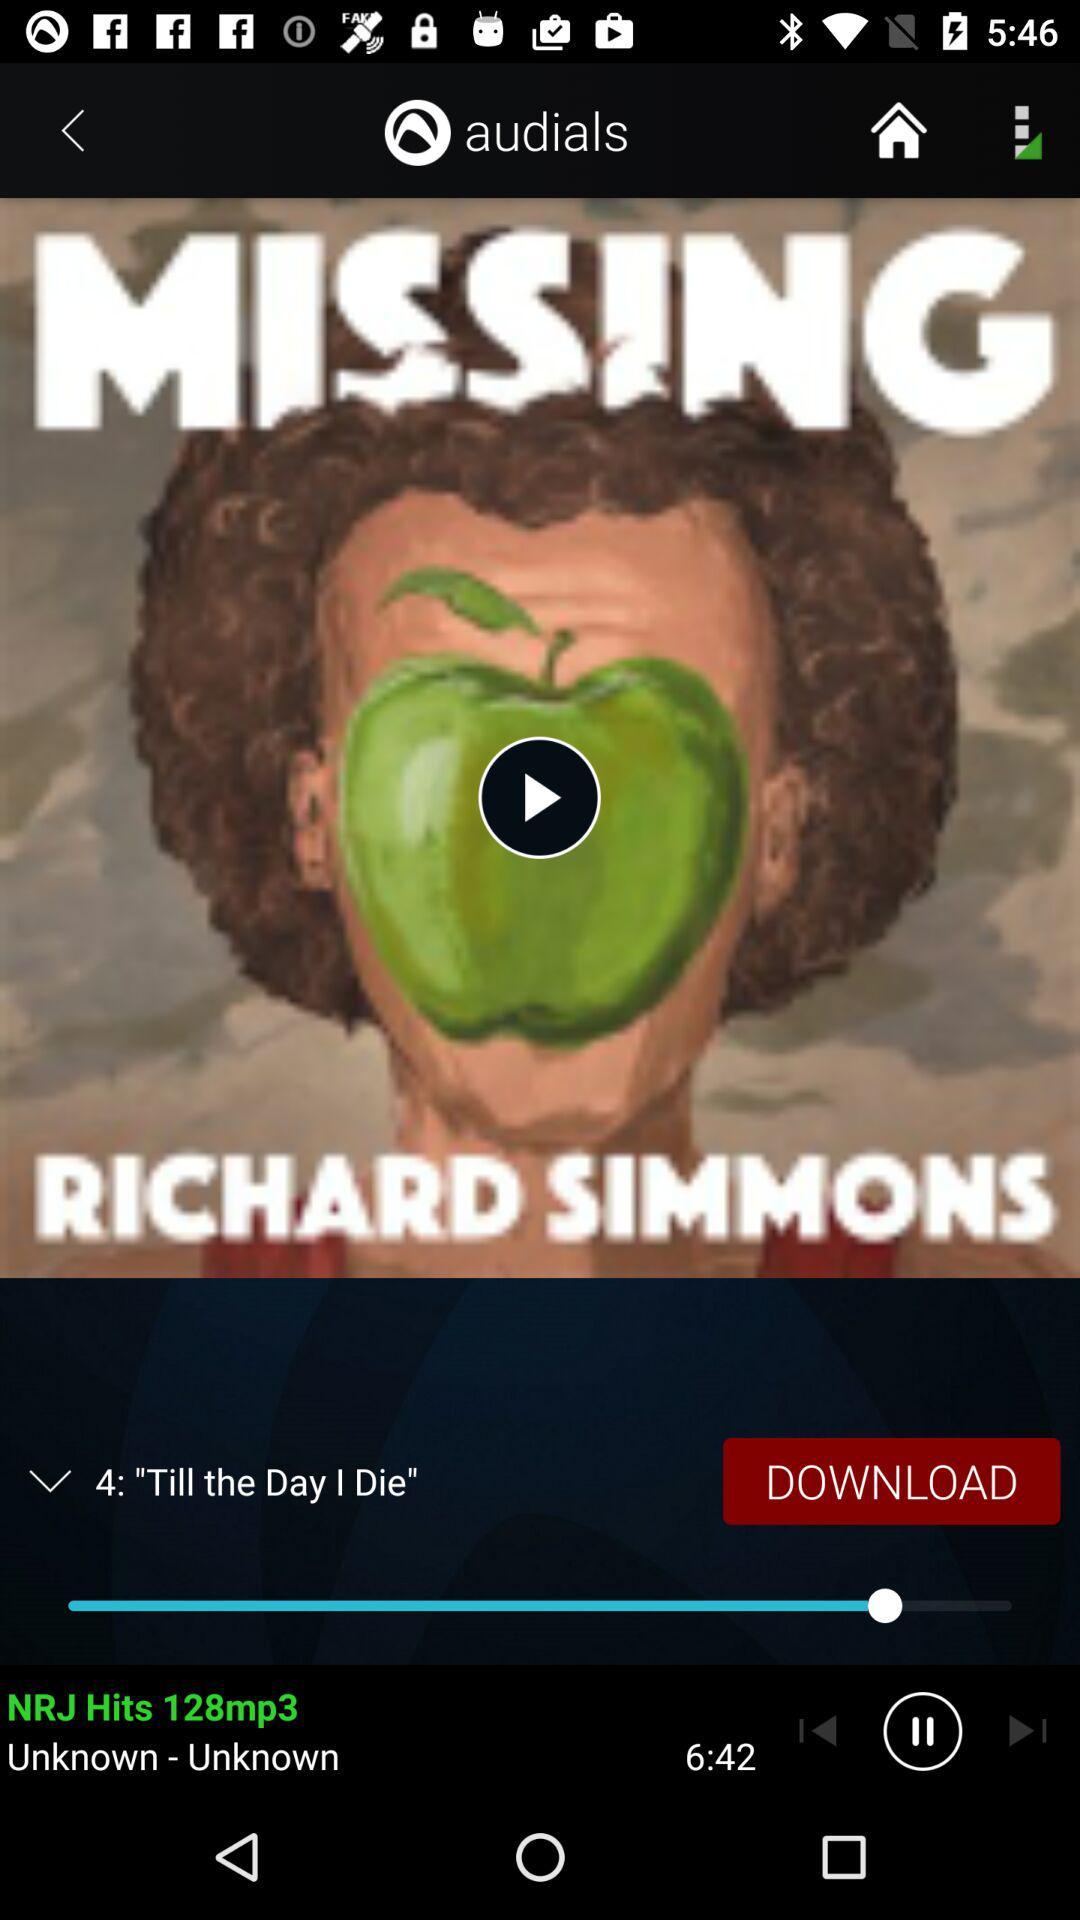  I want to click on previous play, so click(817, 1730).